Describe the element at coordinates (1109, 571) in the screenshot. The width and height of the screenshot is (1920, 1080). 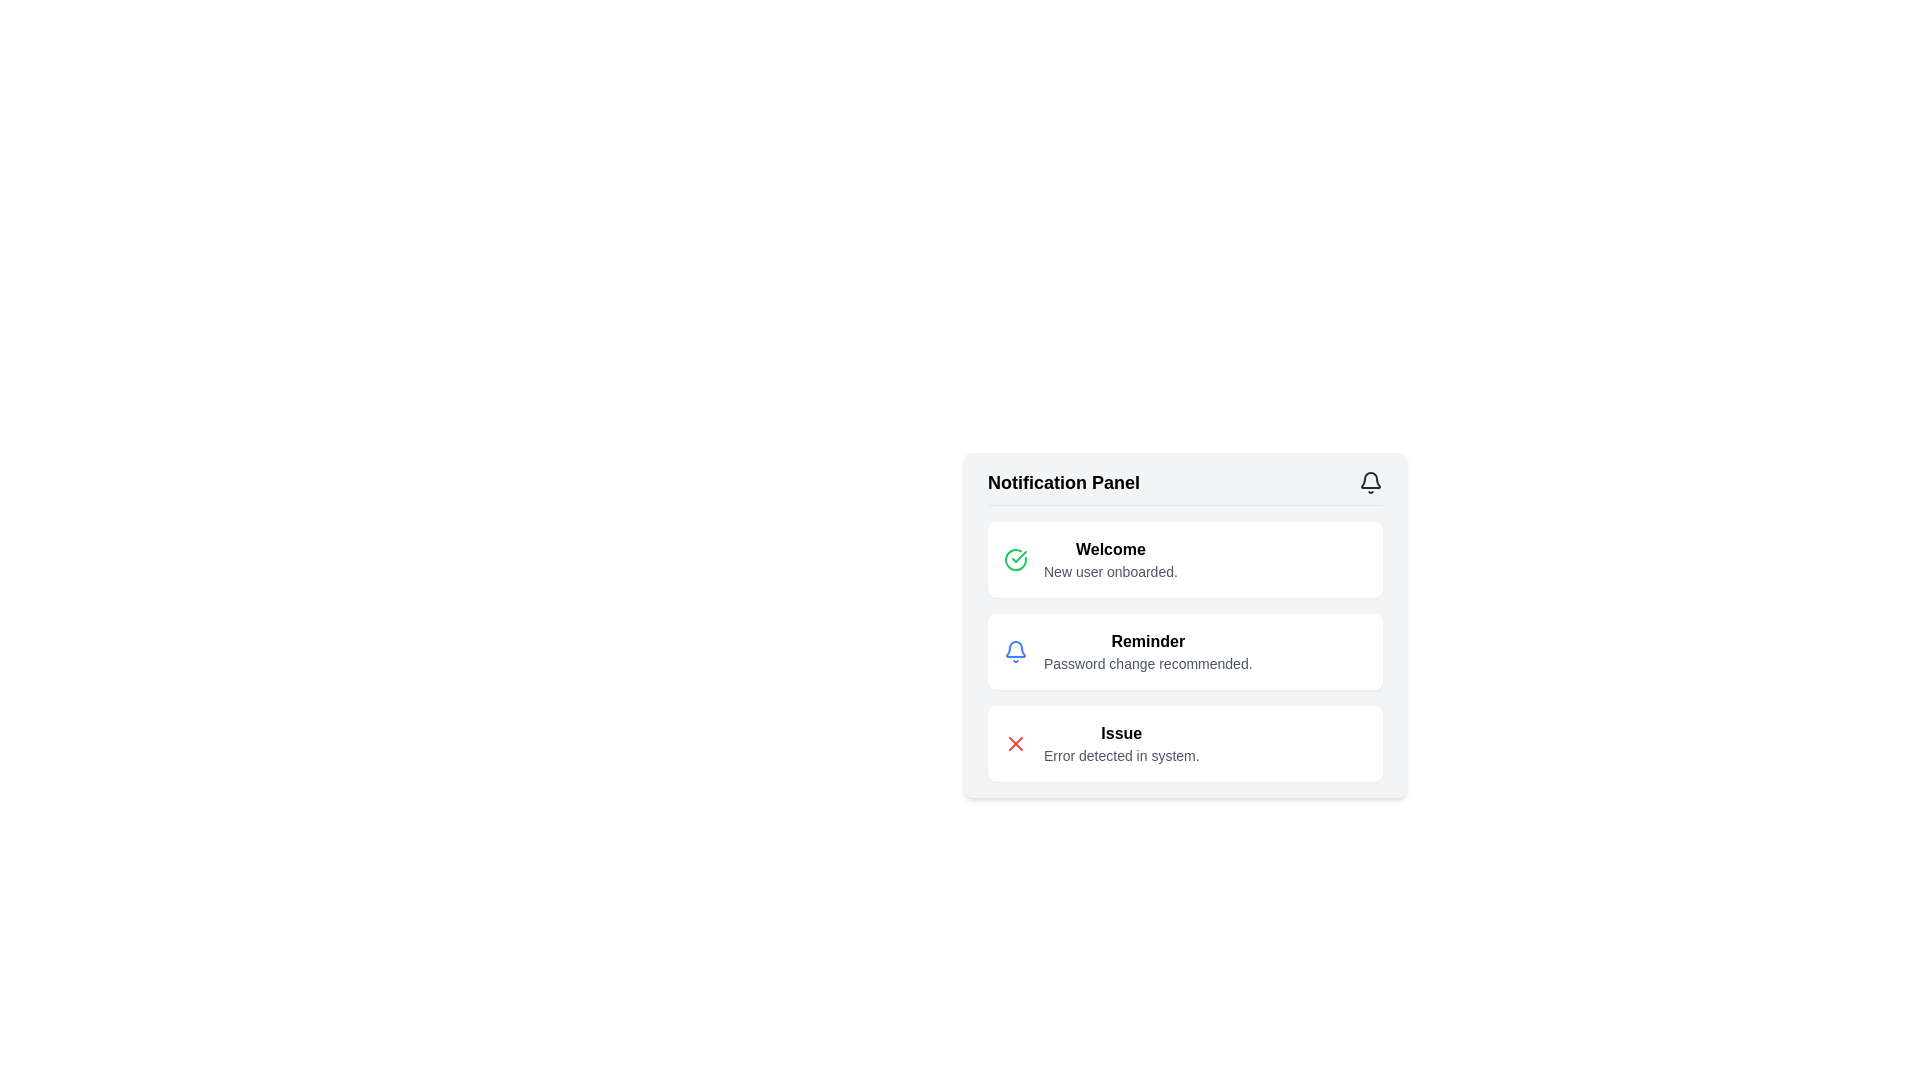
I see `text label displaying 'New user onboarded.' located beneath the header 'Welcome' in the notification panel` at that location.